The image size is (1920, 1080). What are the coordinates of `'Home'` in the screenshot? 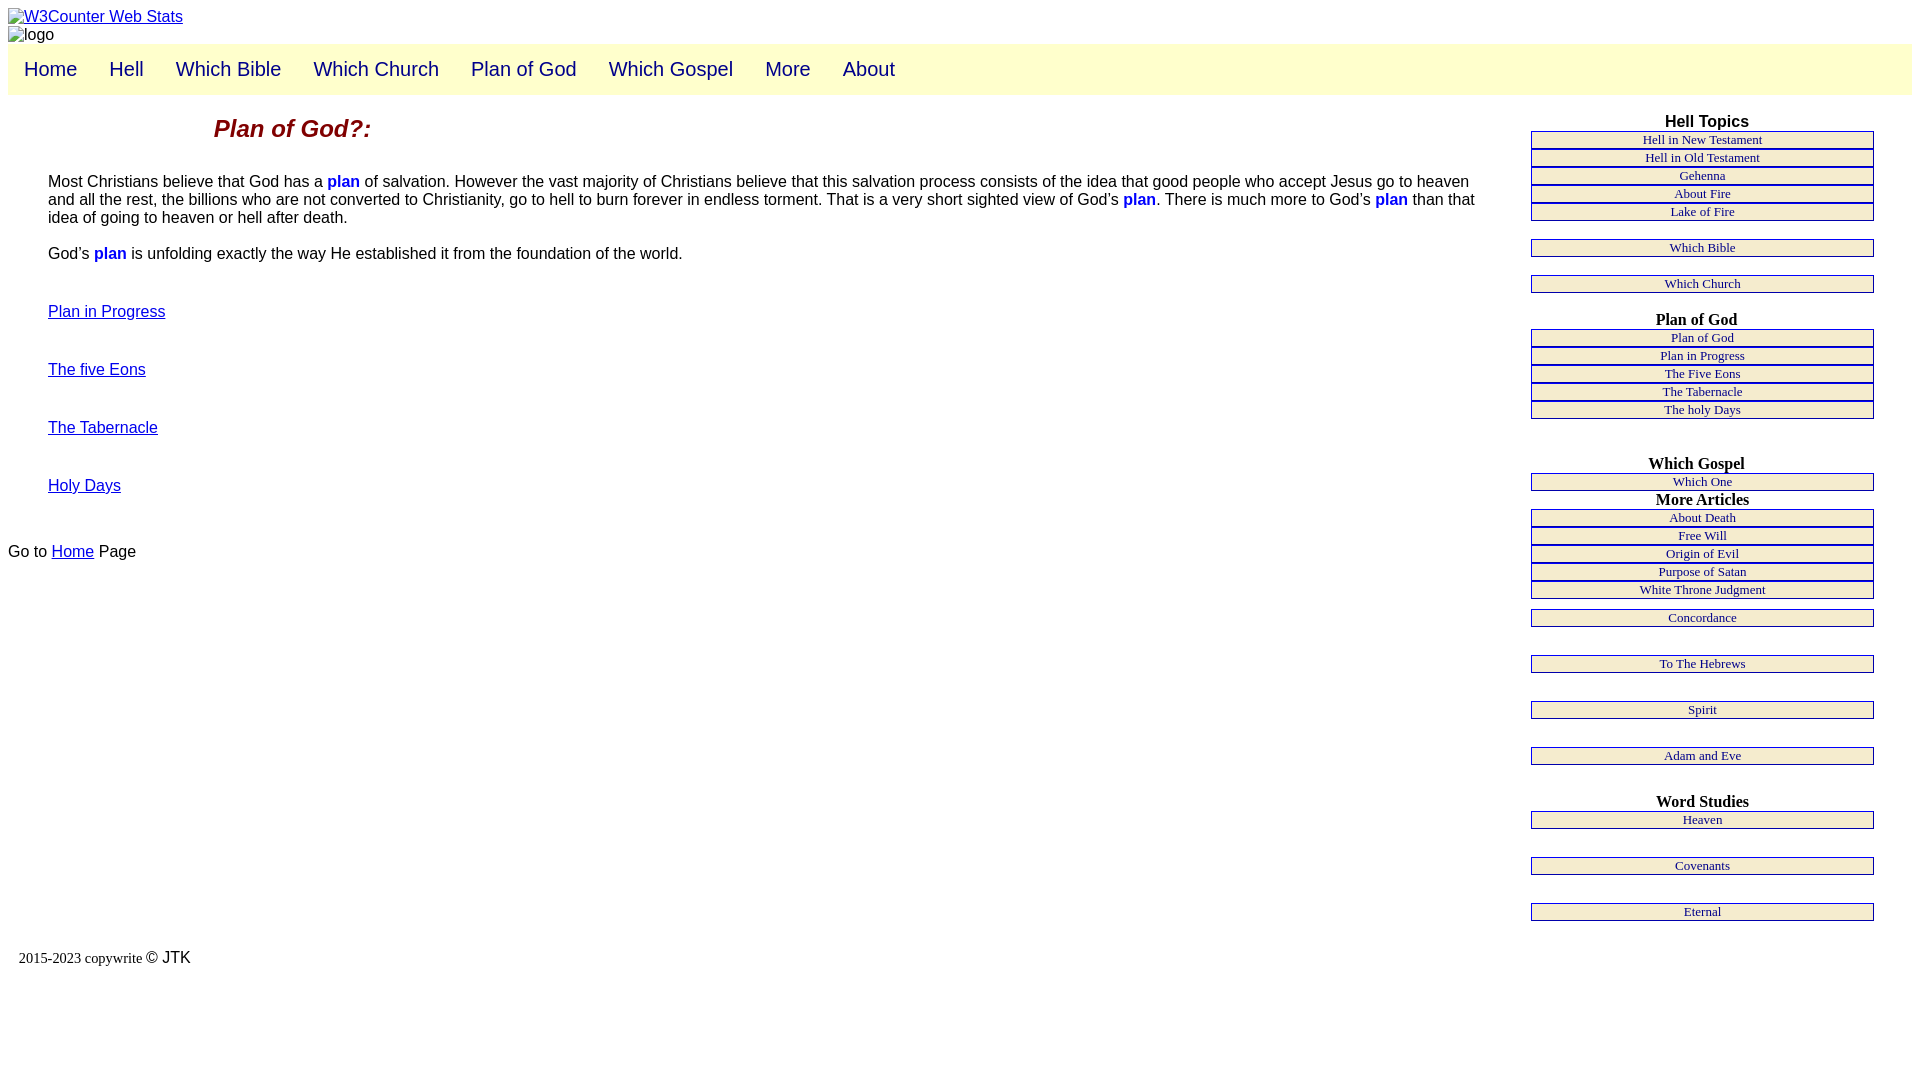 It's located at (50, 68).